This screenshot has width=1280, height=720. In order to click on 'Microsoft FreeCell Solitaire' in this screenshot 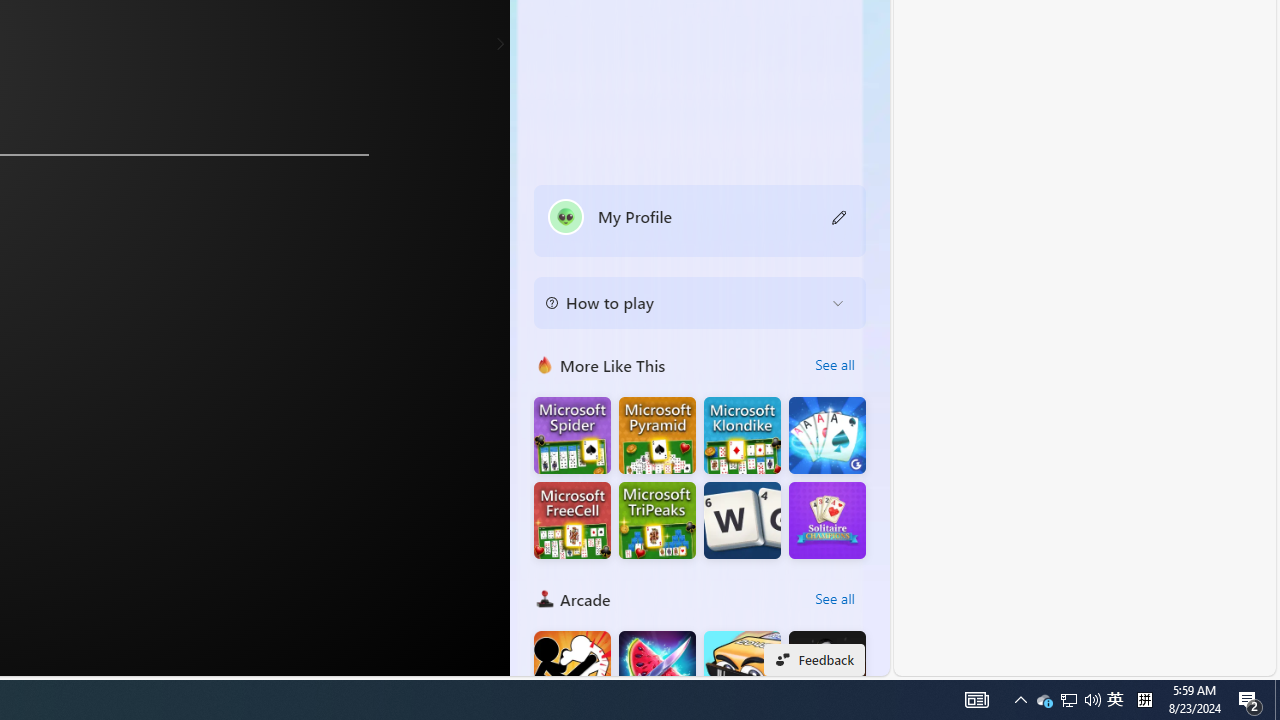, I will do `click(571, 519)`.